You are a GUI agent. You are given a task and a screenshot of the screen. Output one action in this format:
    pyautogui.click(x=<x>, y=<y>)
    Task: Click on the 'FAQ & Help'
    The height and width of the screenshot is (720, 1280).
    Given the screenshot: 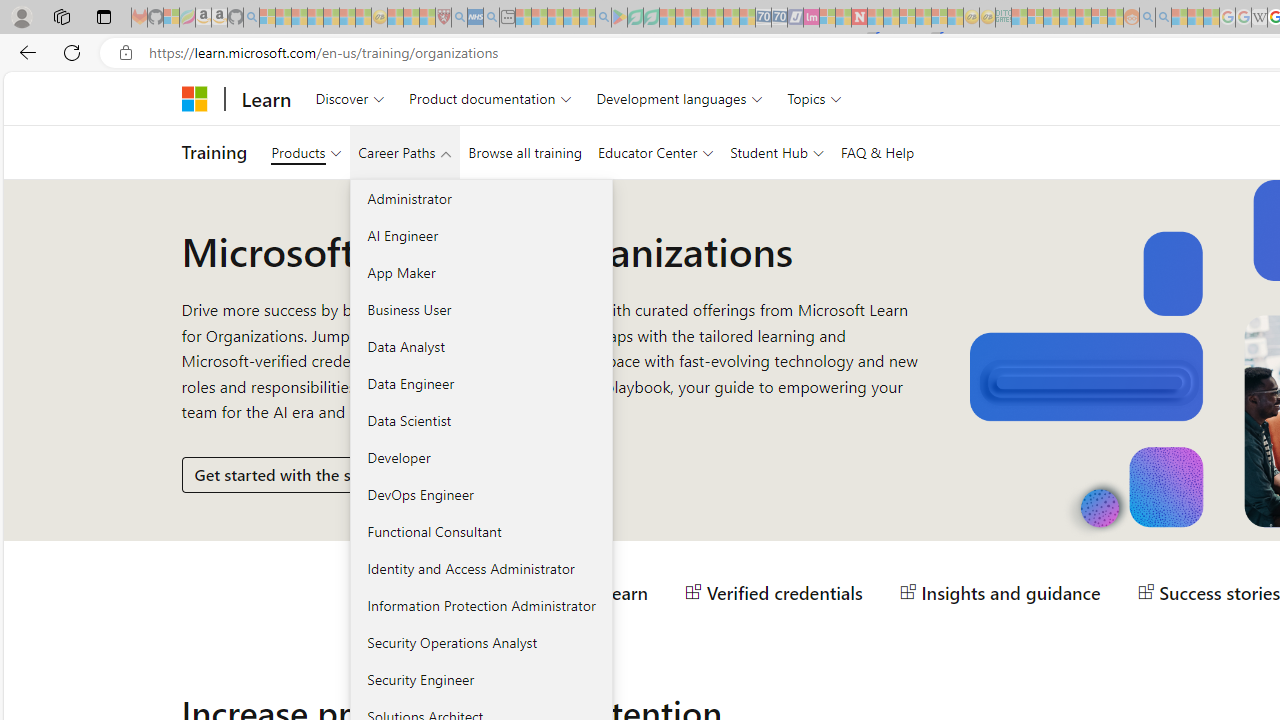 What is the action you would take?
    pyautogui.click(x=877, y=151)
    